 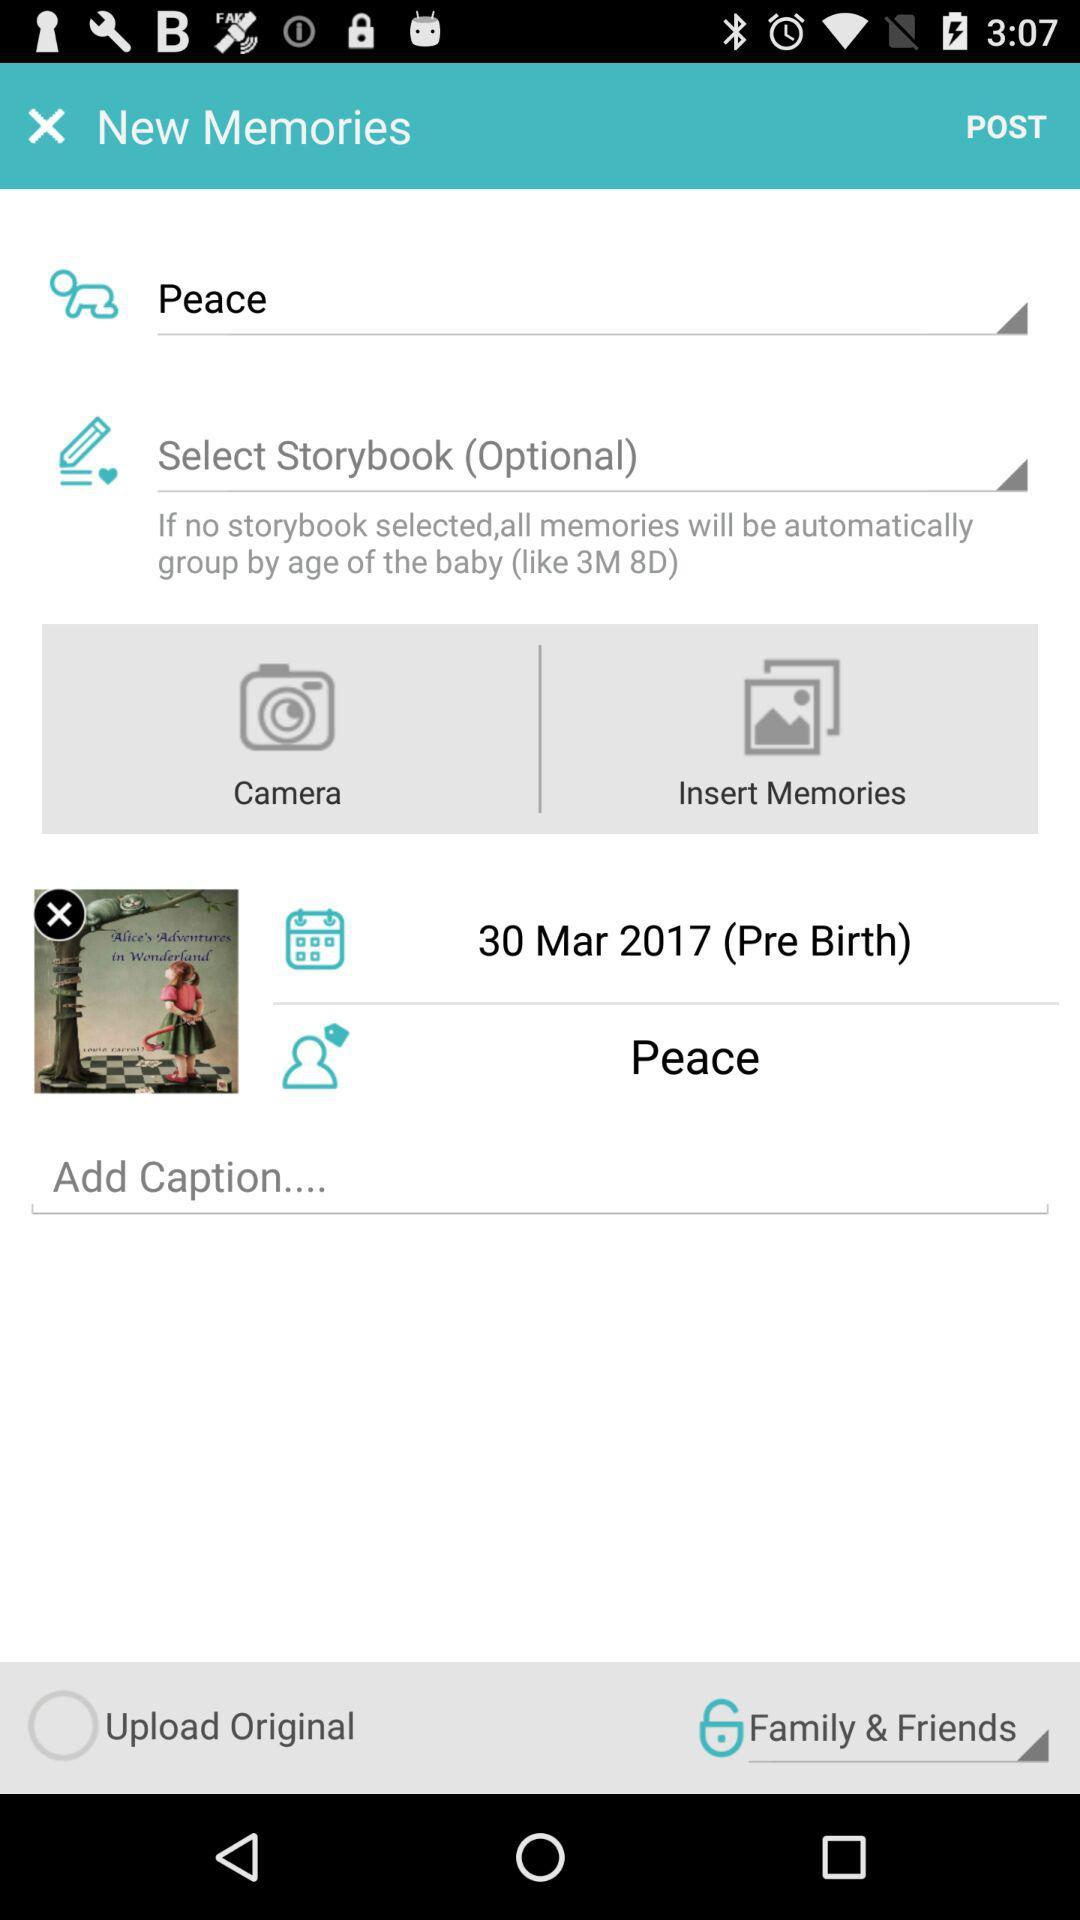 What do you see at coordinates (58, 913) in the screenshot?
I see `remove uploaded picture` at bounding box center [58, 913].